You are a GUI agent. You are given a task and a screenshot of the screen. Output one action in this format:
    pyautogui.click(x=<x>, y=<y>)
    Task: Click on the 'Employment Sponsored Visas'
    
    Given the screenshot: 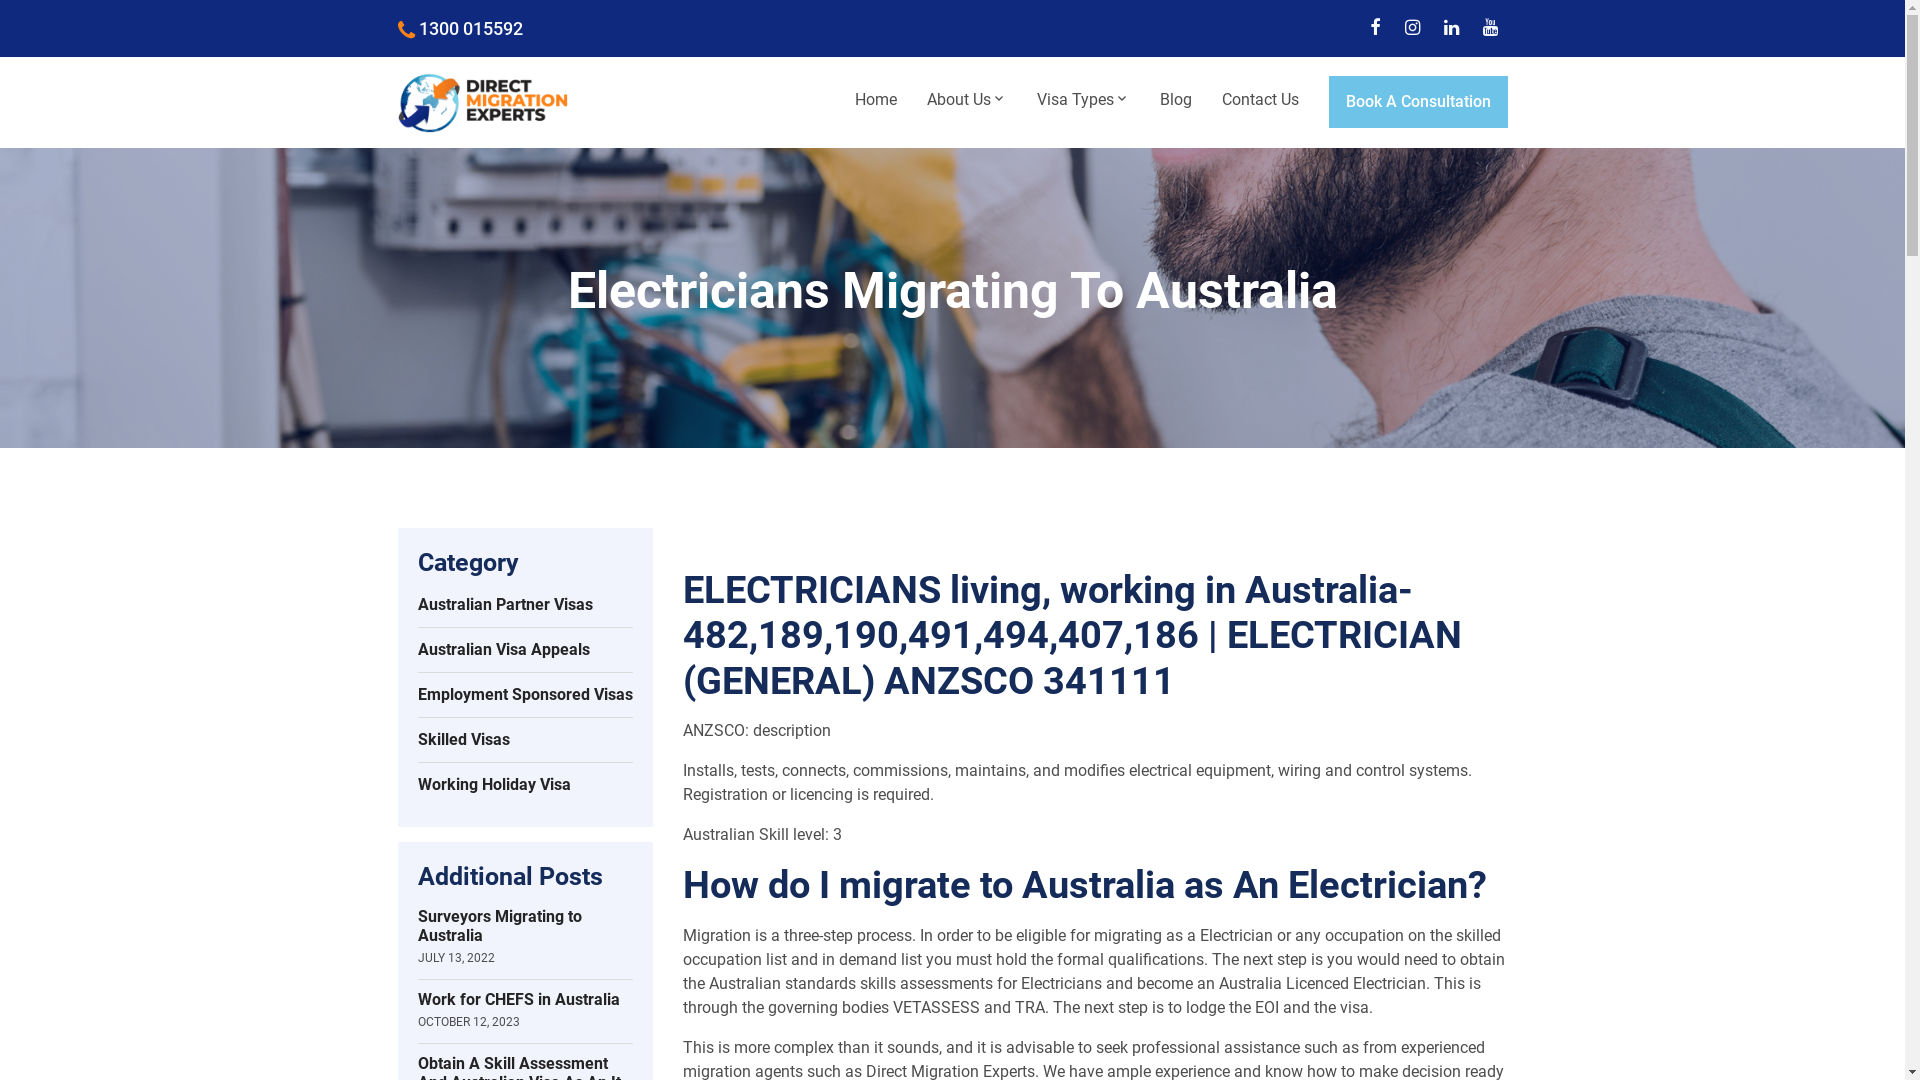 What is the action you would take?
    pyautogui.click(x=416, y=694)
    